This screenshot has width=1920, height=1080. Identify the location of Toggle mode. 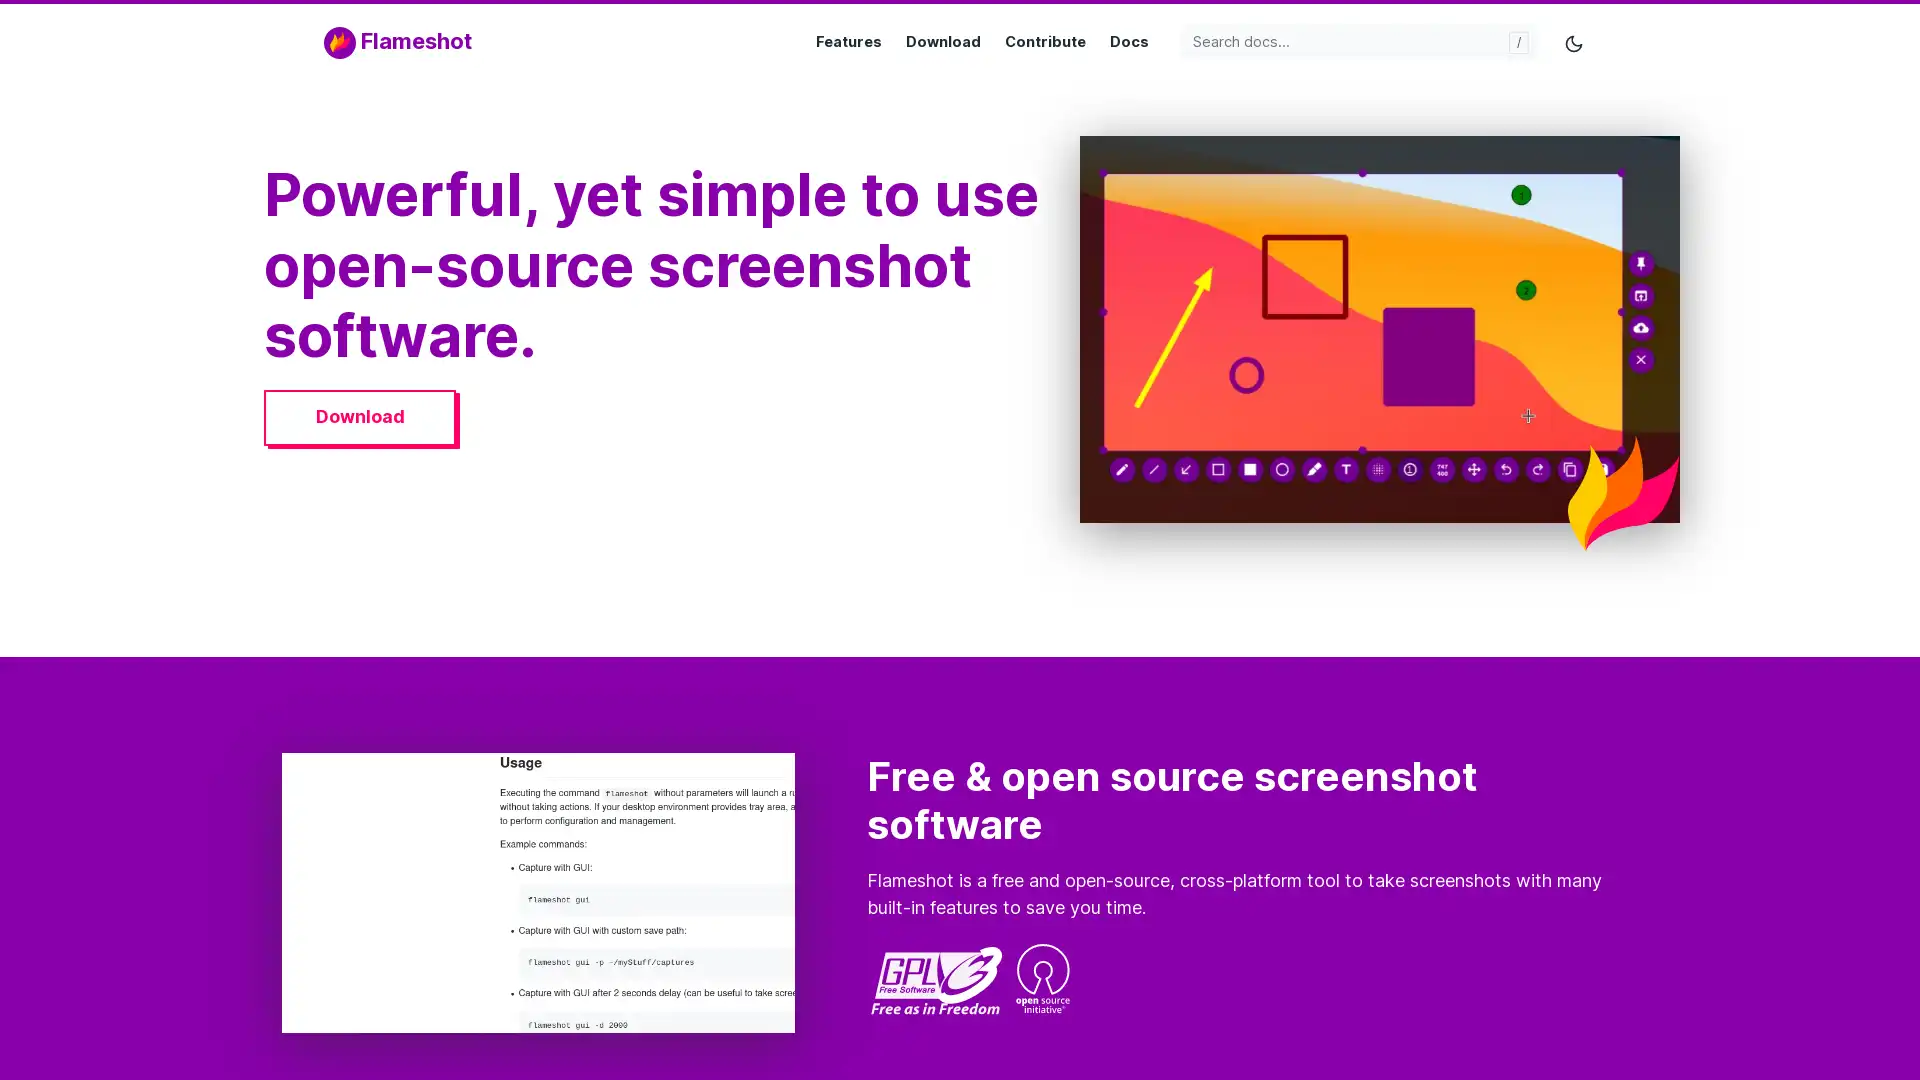
(1573, 42).